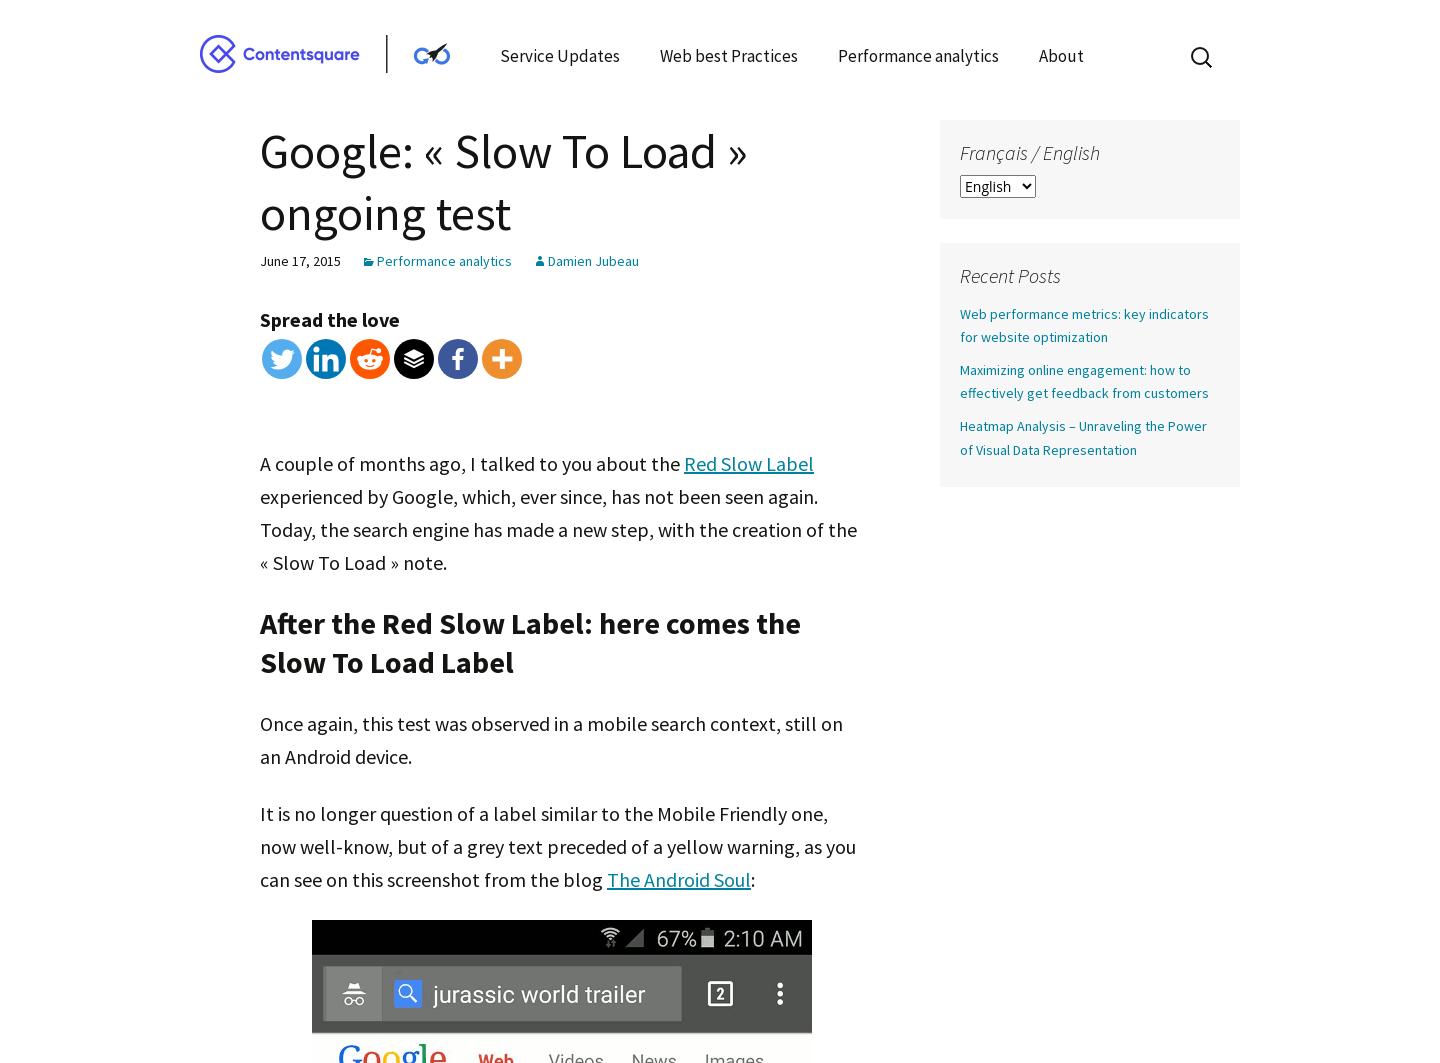  What do you see at coordinates (299, 260) in the screenshot?
I see `'June 17, 2015'` at bounding box center [299, 260].